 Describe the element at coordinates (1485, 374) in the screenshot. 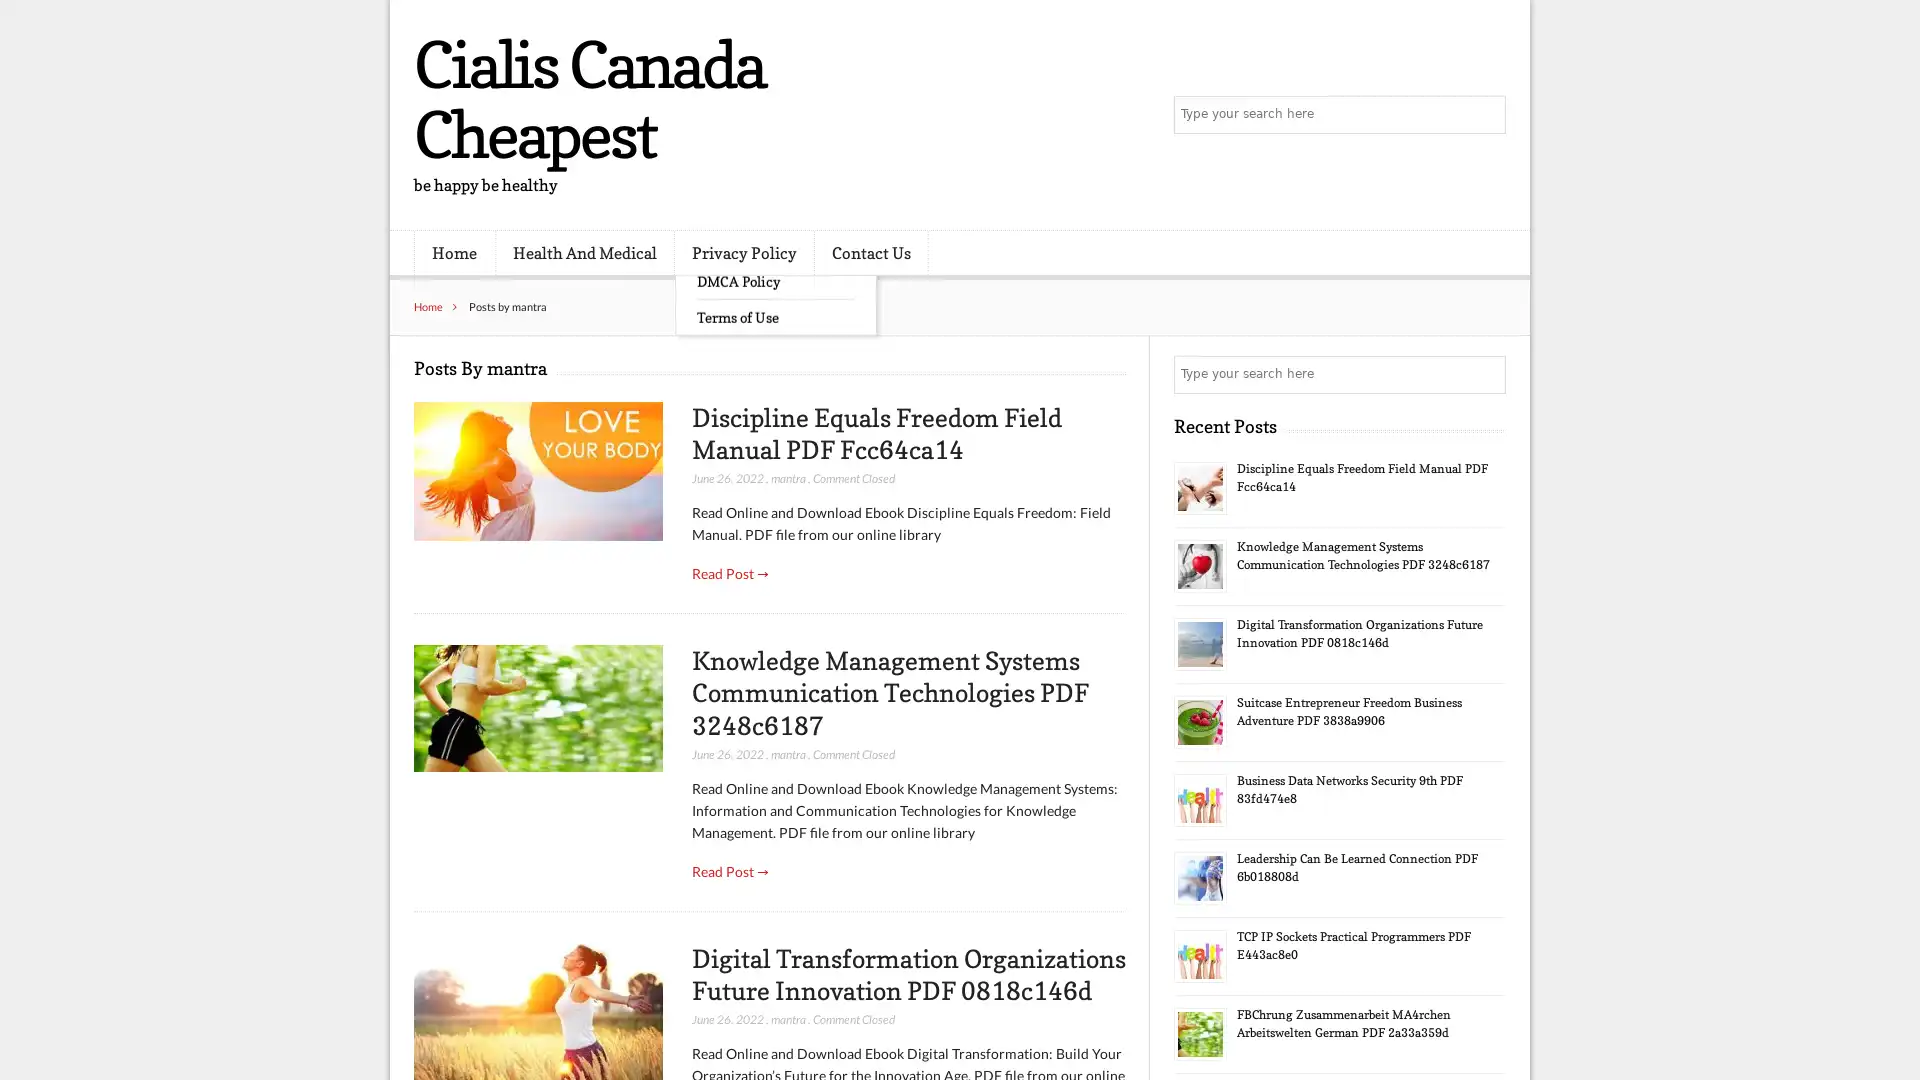

I see `Search` at that location.